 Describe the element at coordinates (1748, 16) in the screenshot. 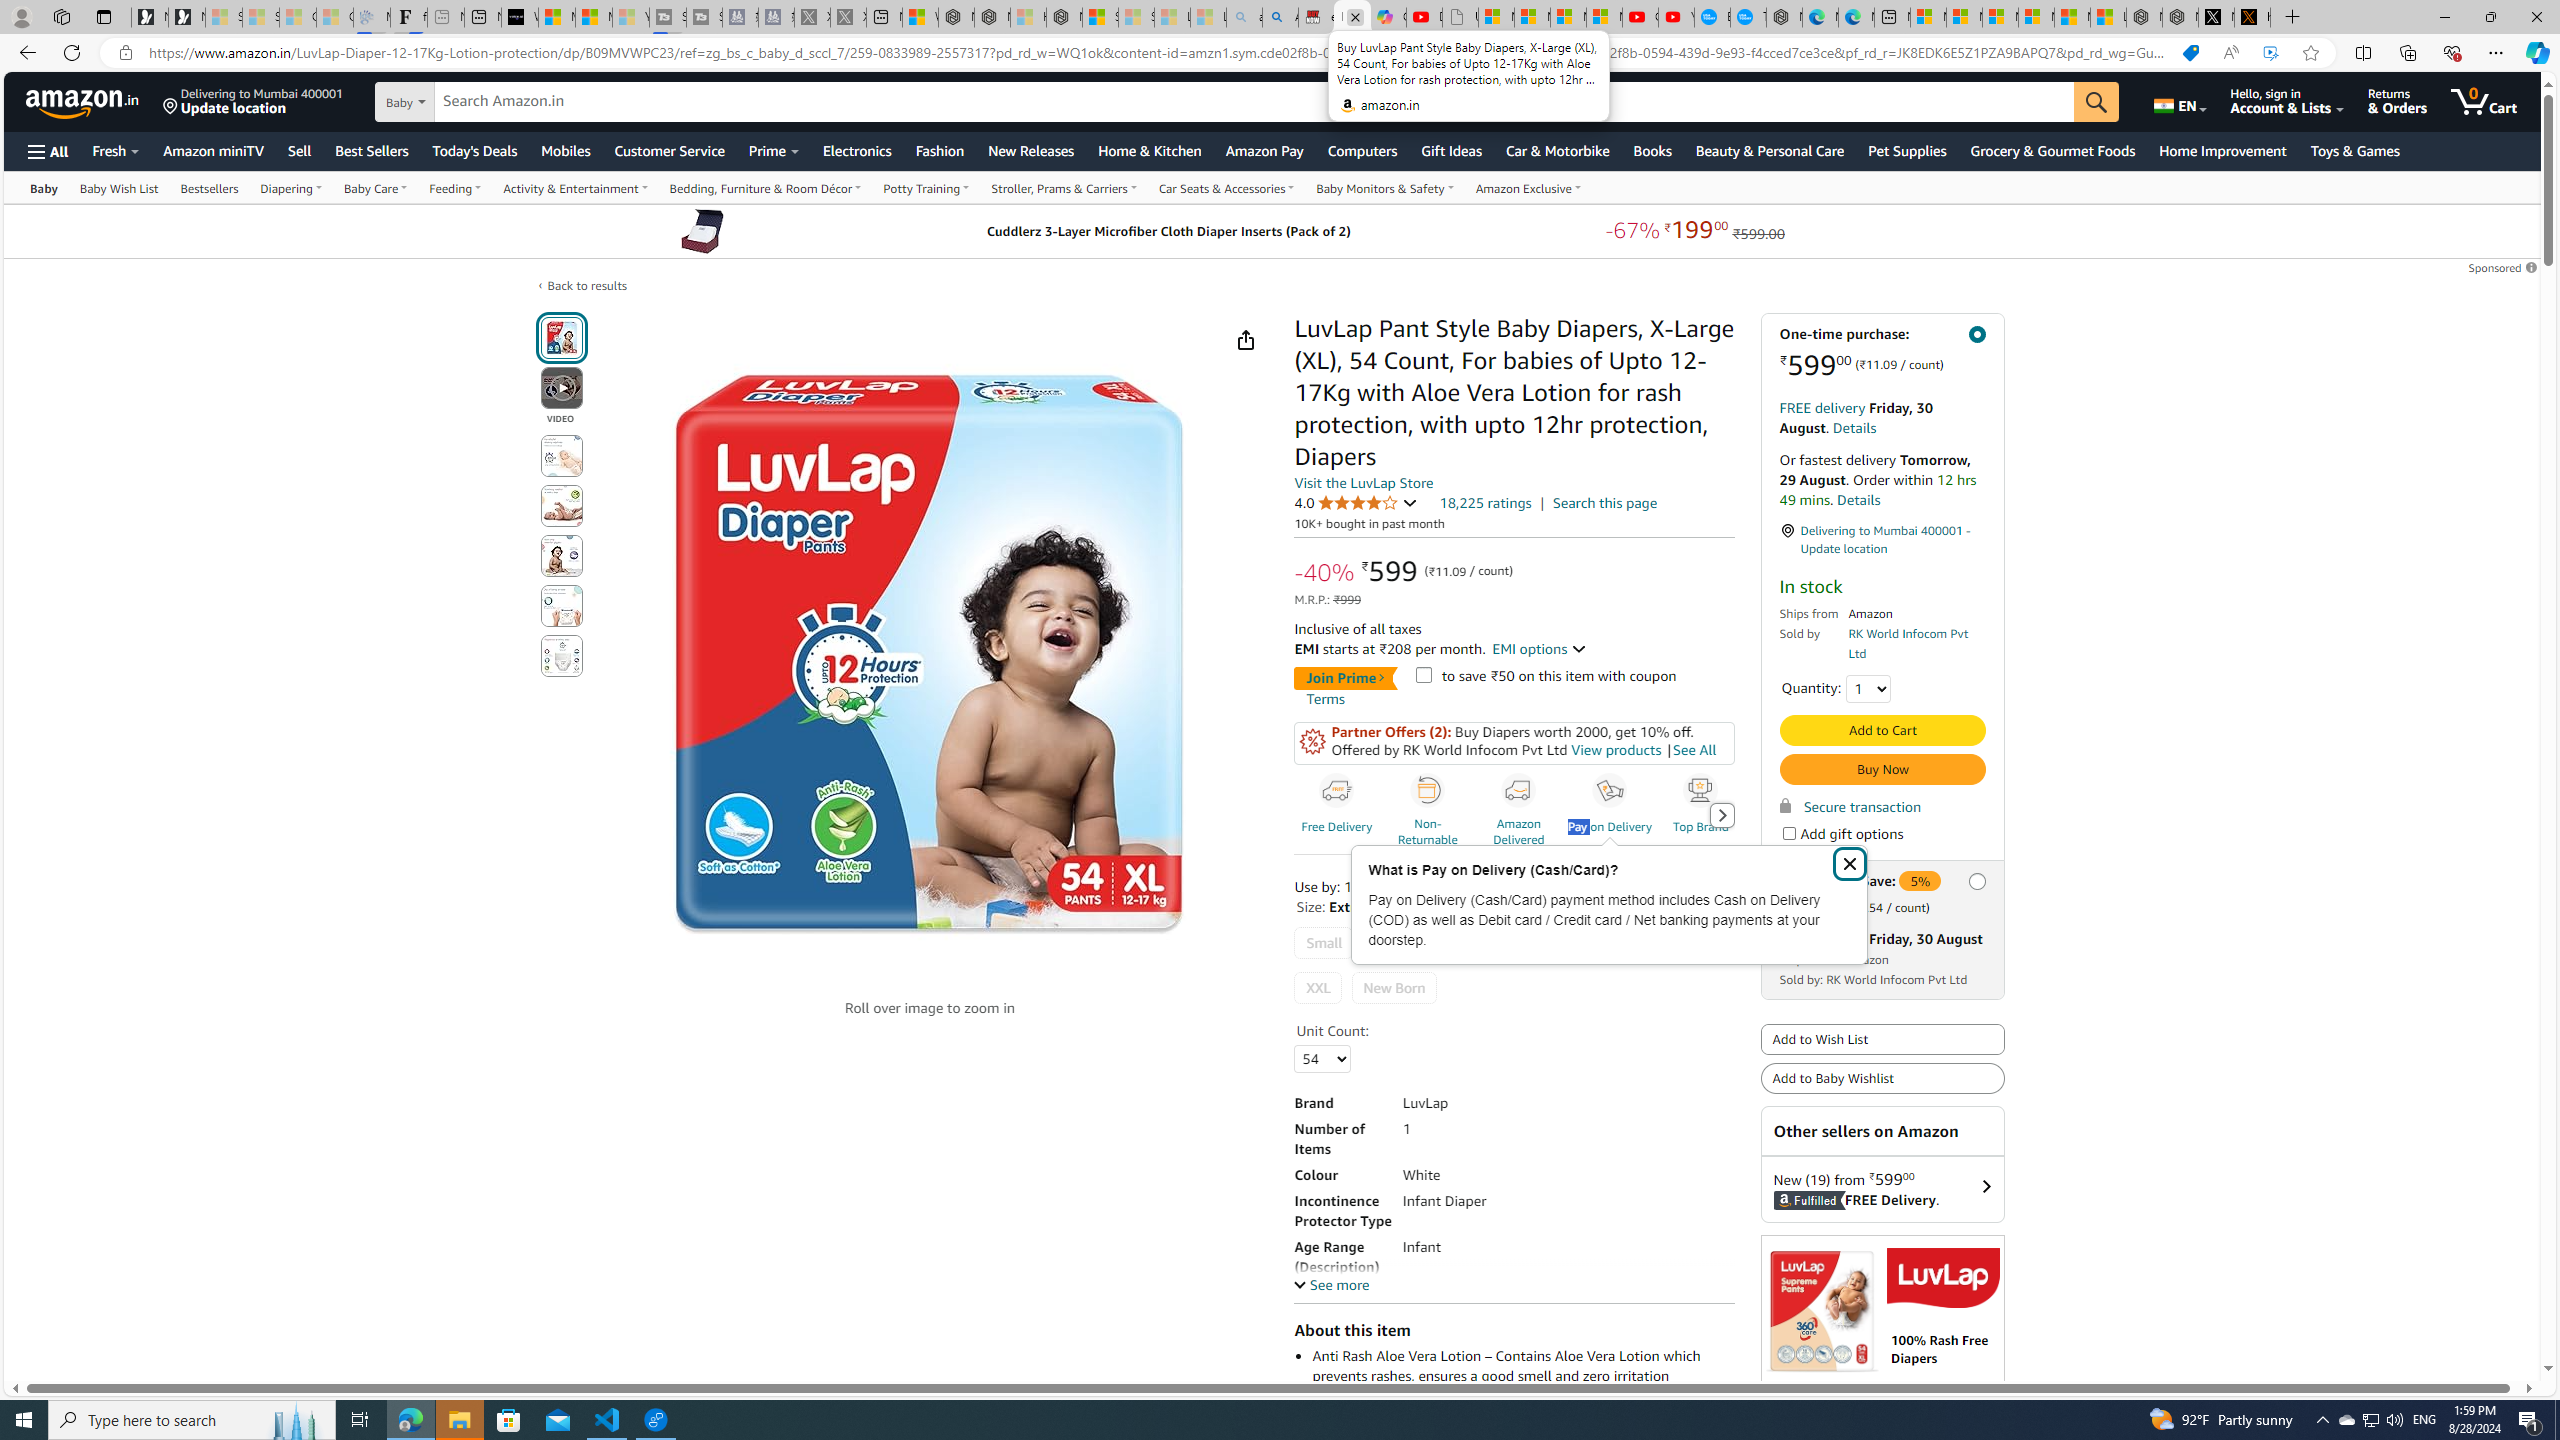

I see `'The most popular Google '` at that location.